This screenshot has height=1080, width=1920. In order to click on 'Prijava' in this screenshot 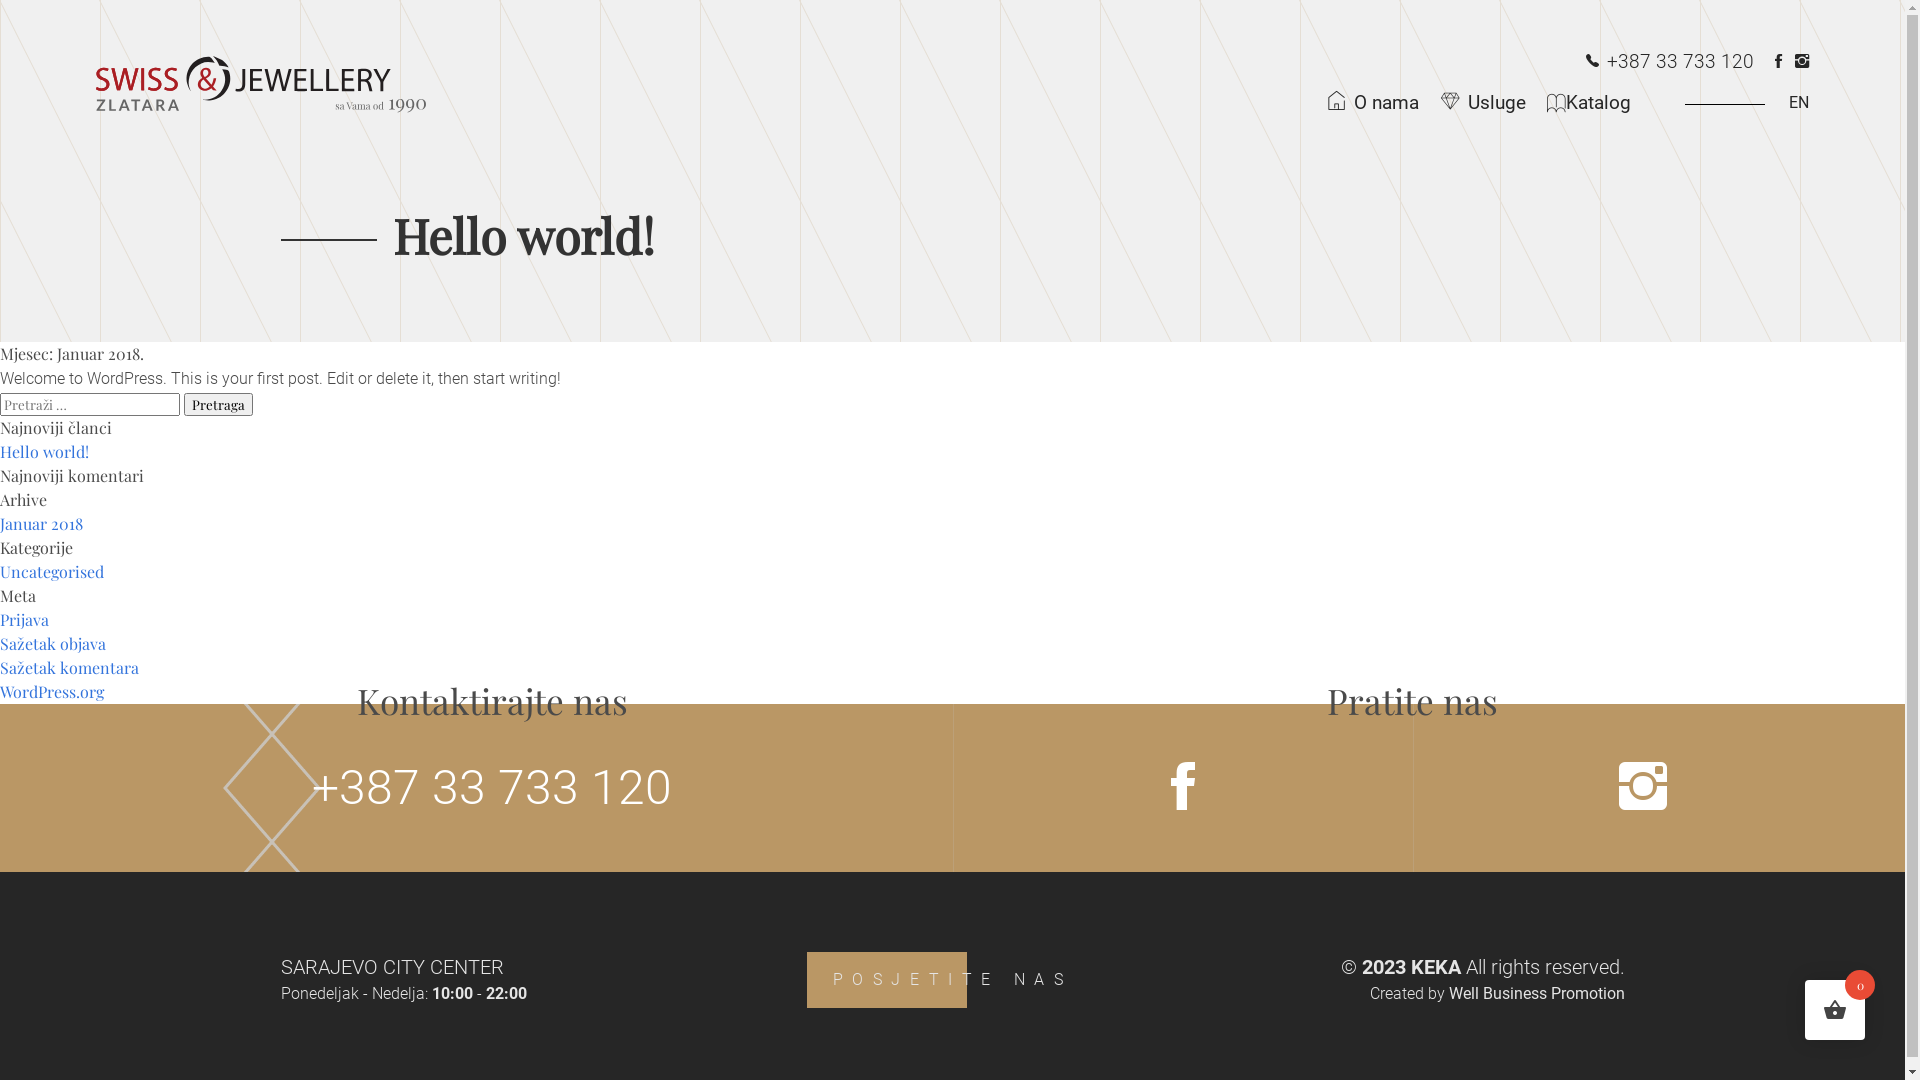, I will do `click(24, 618)`.